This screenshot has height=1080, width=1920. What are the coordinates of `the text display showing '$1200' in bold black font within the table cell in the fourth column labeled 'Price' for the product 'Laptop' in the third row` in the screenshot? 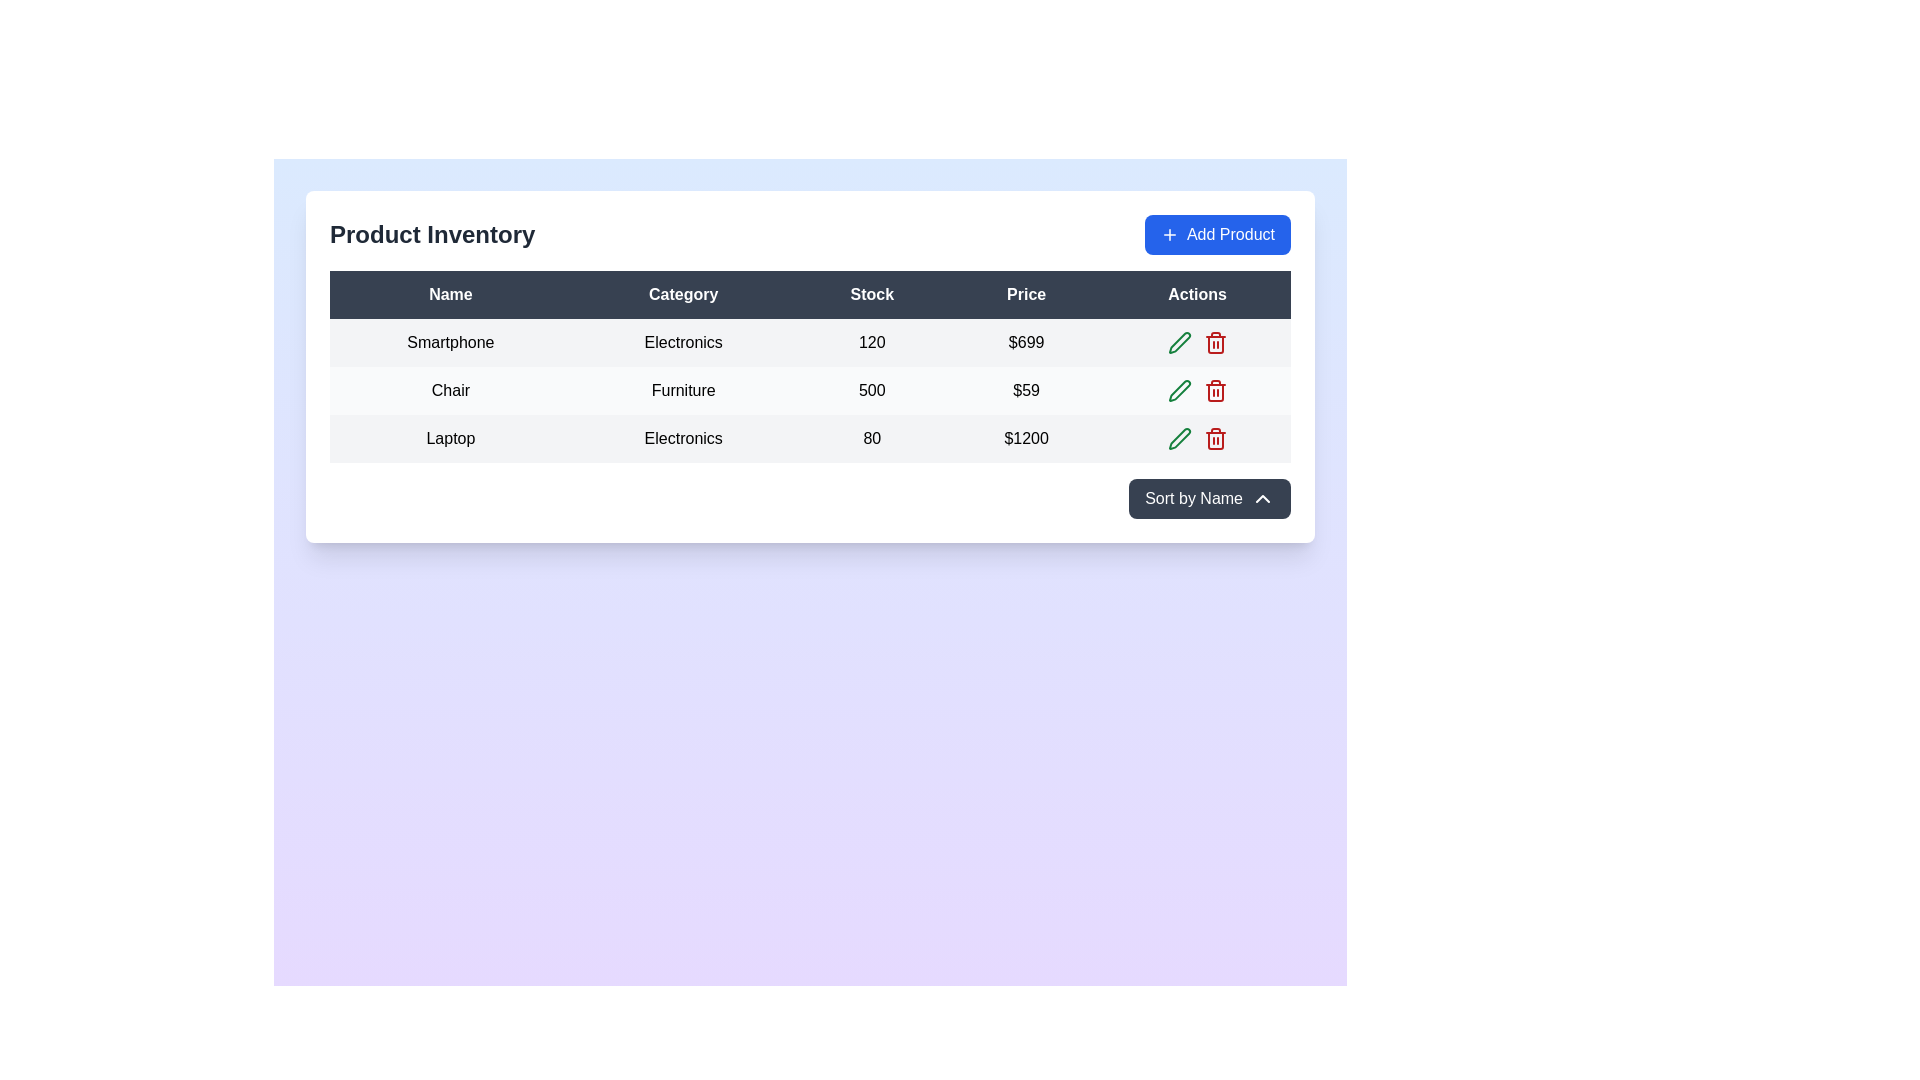 It's located at (1026, 438).